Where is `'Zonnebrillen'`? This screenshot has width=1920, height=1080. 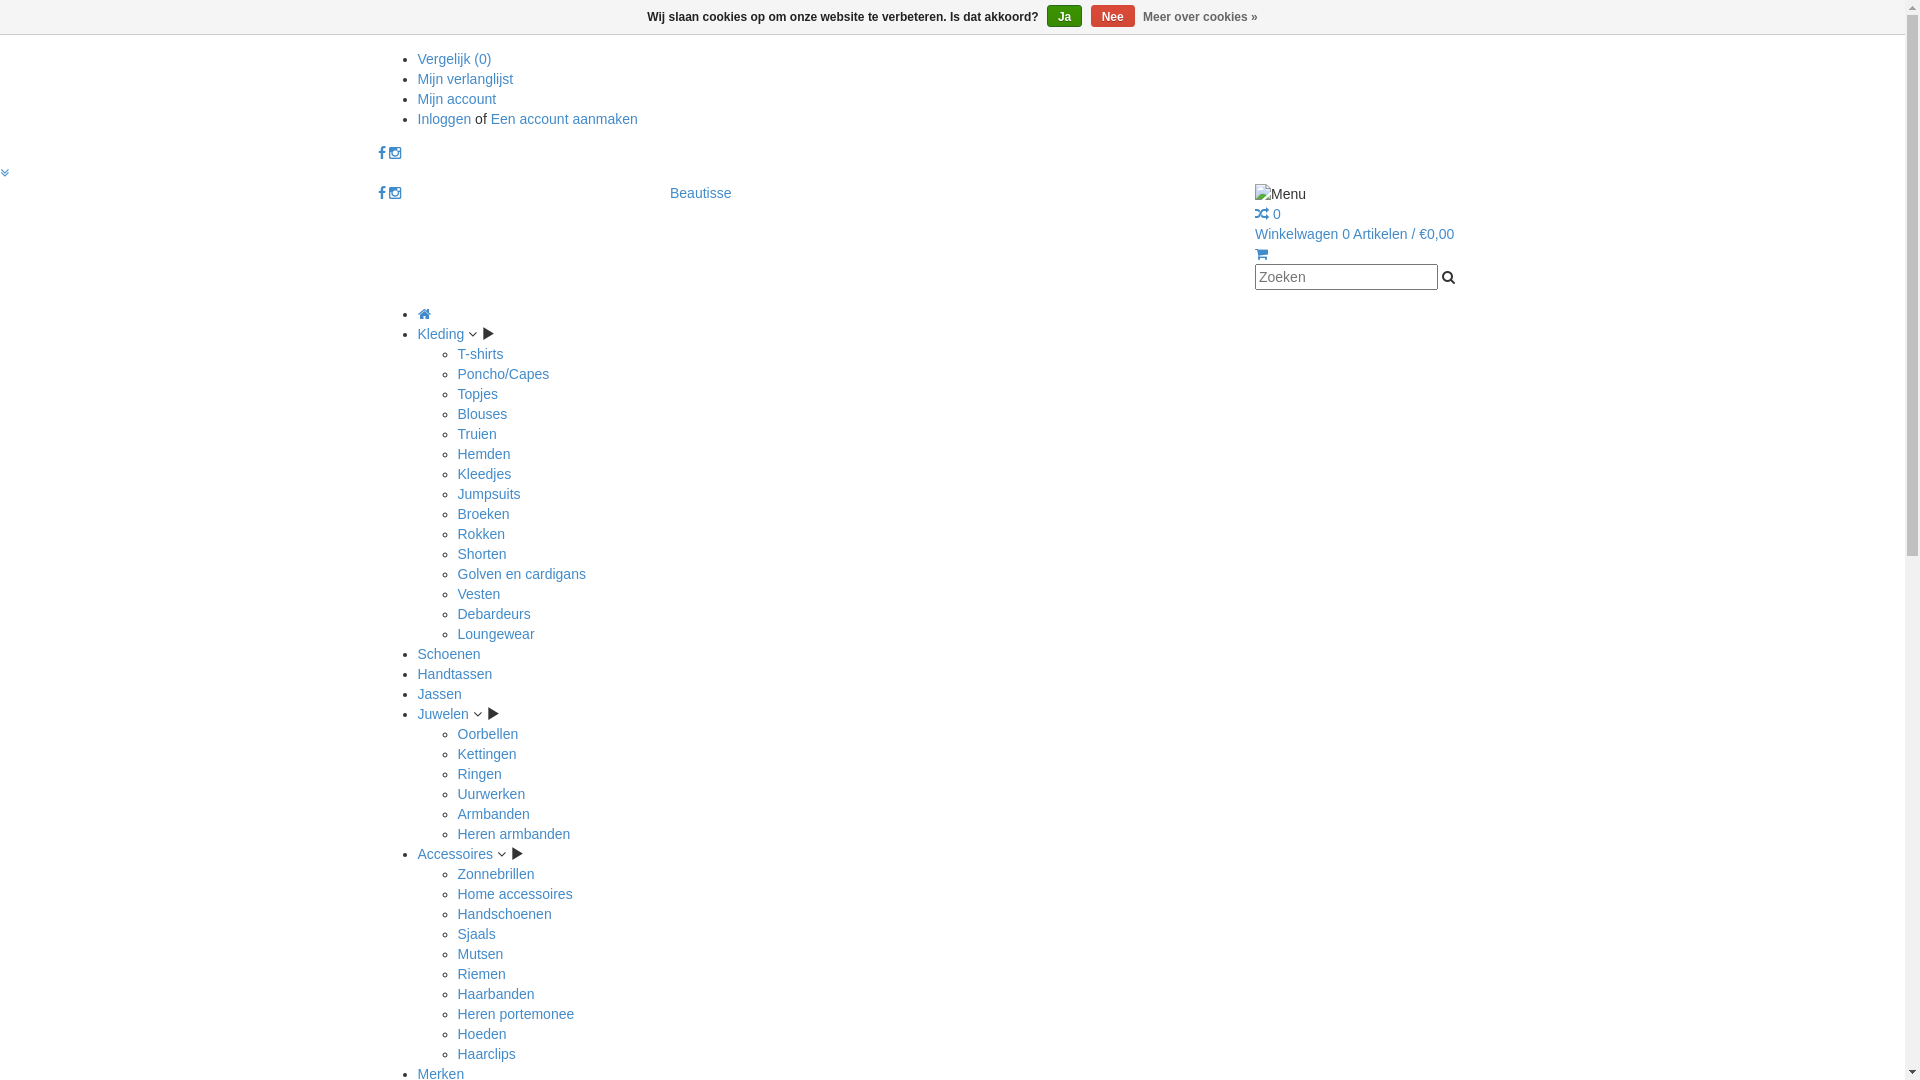
'Zonnebrillen' is located at coordinates (456, 873).